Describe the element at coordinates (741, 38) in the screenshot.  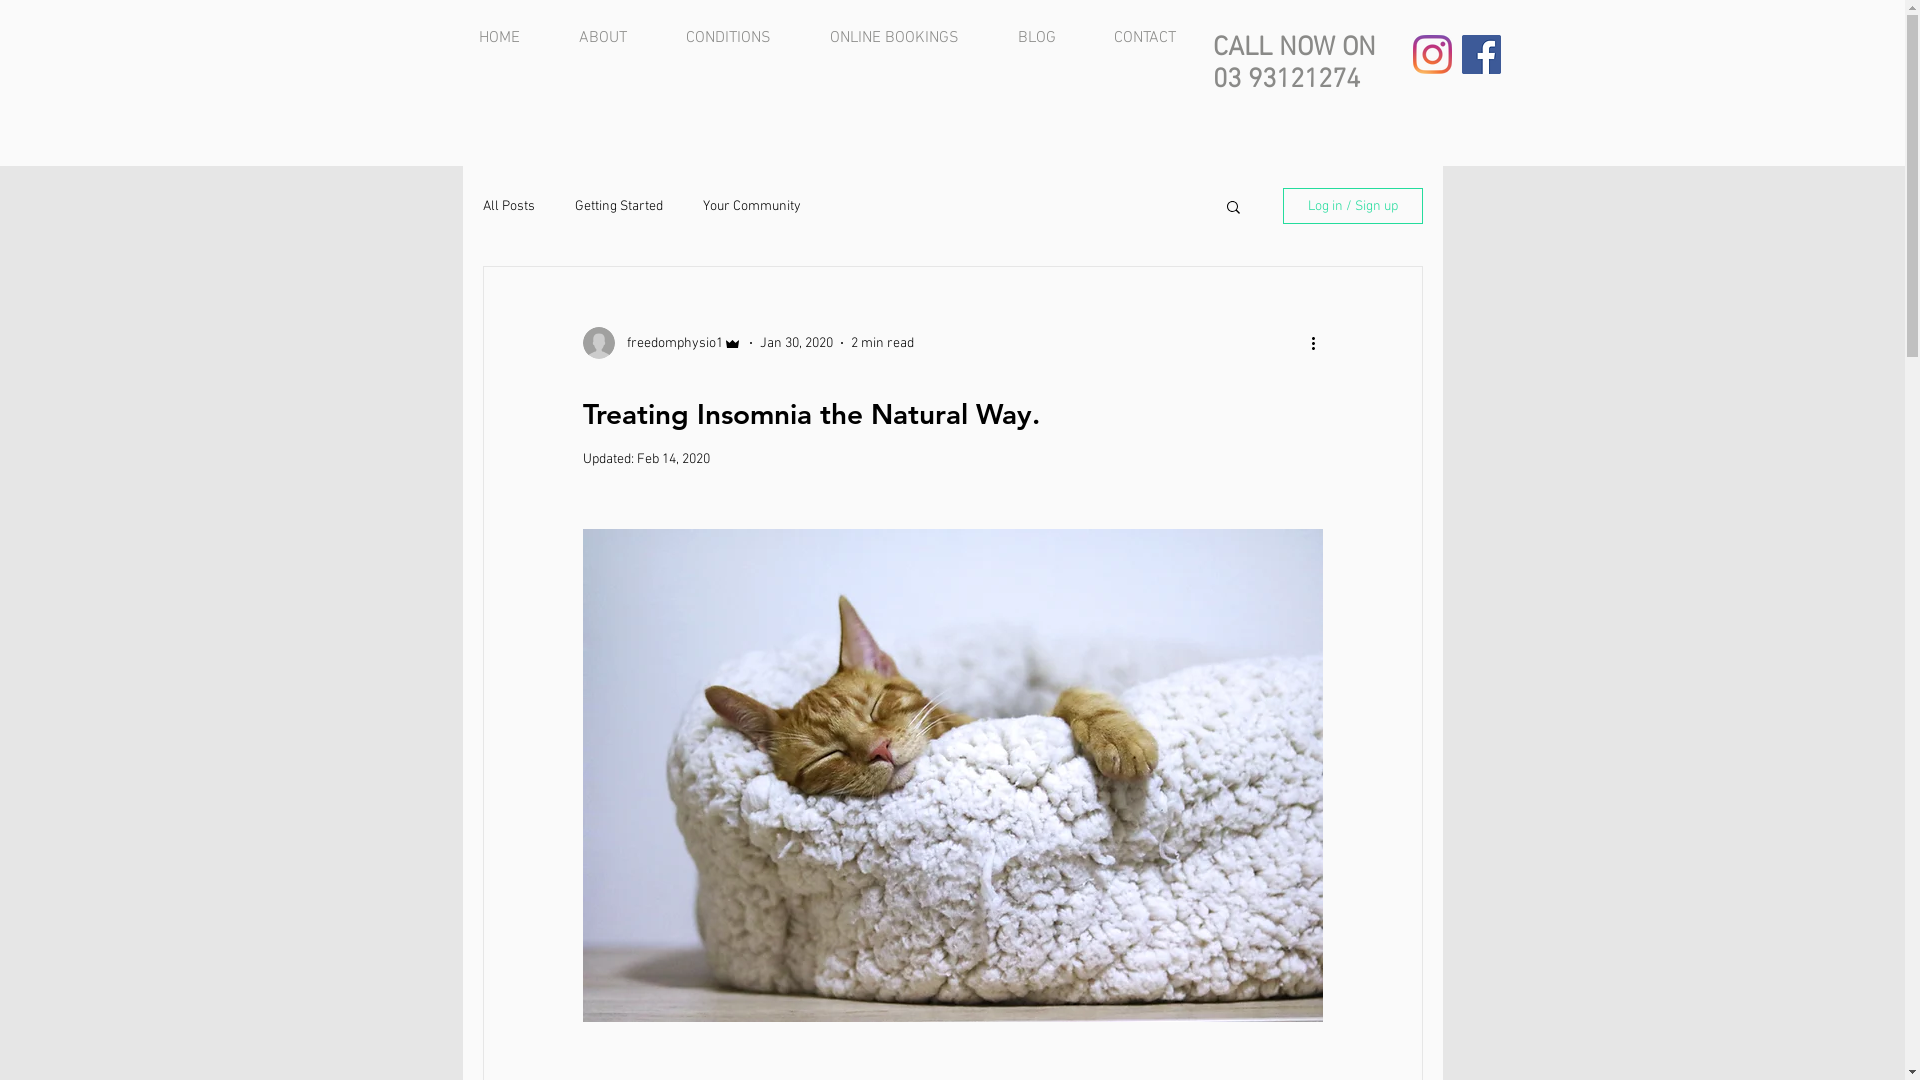
I see `'CONDITIONS'` at that location.